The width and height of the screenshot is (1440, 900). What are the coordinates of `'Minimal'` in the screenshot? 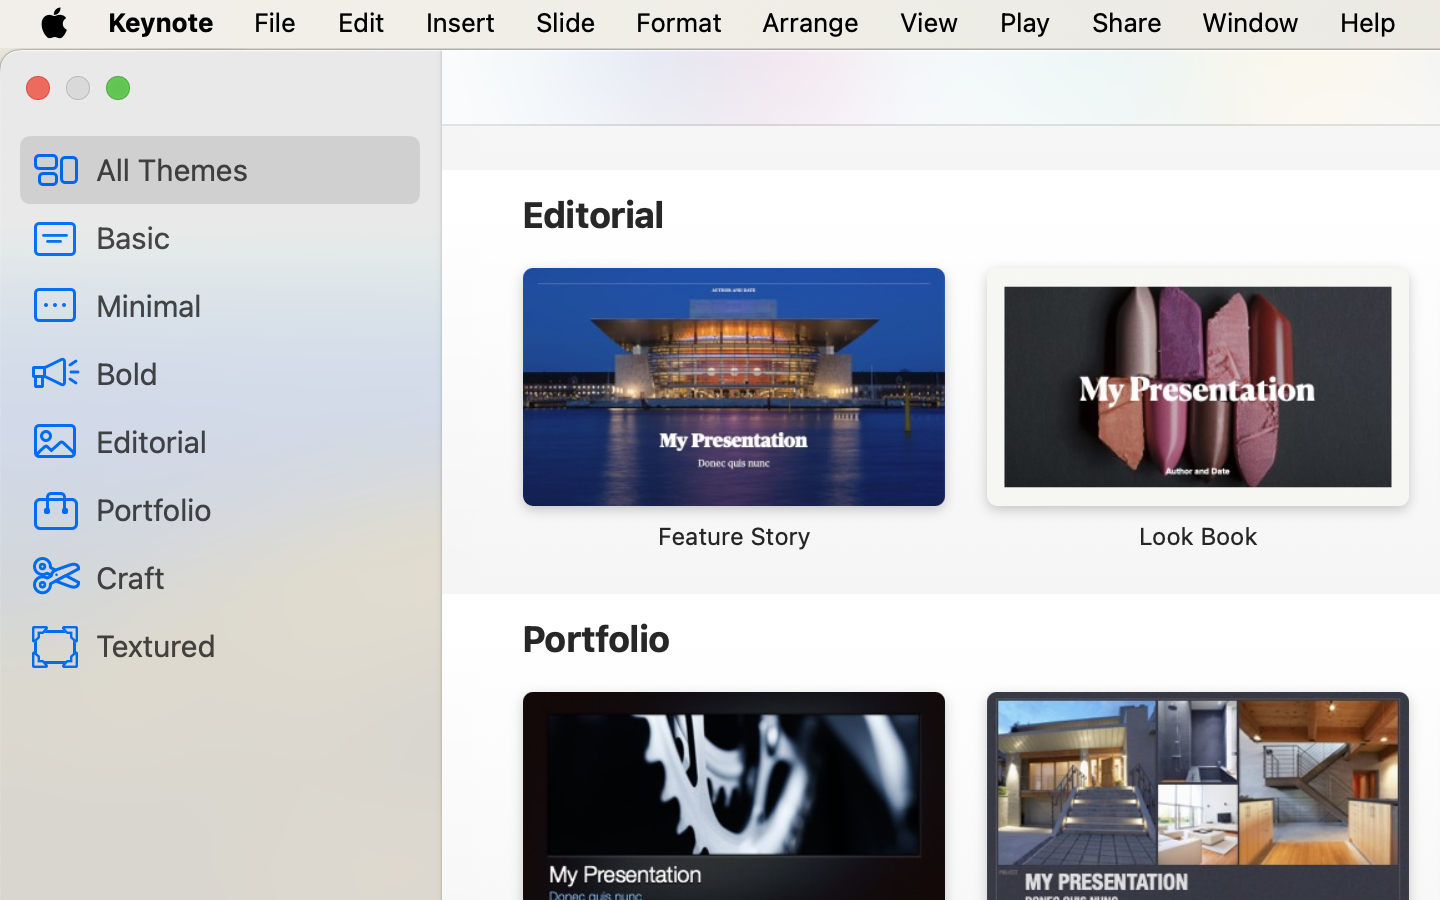 It's located at (248, 304).